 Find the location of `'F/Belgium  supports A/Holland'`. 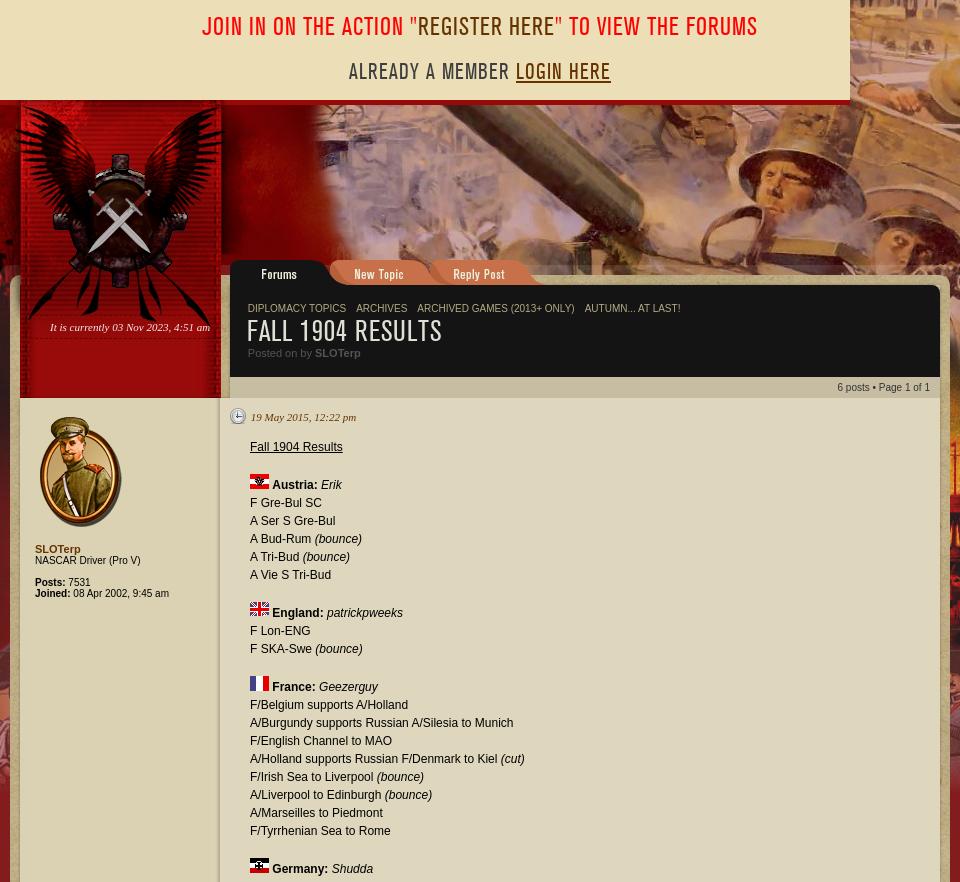

'F/Belgium  supports A/Holland' is located at coordinates (328, 704).